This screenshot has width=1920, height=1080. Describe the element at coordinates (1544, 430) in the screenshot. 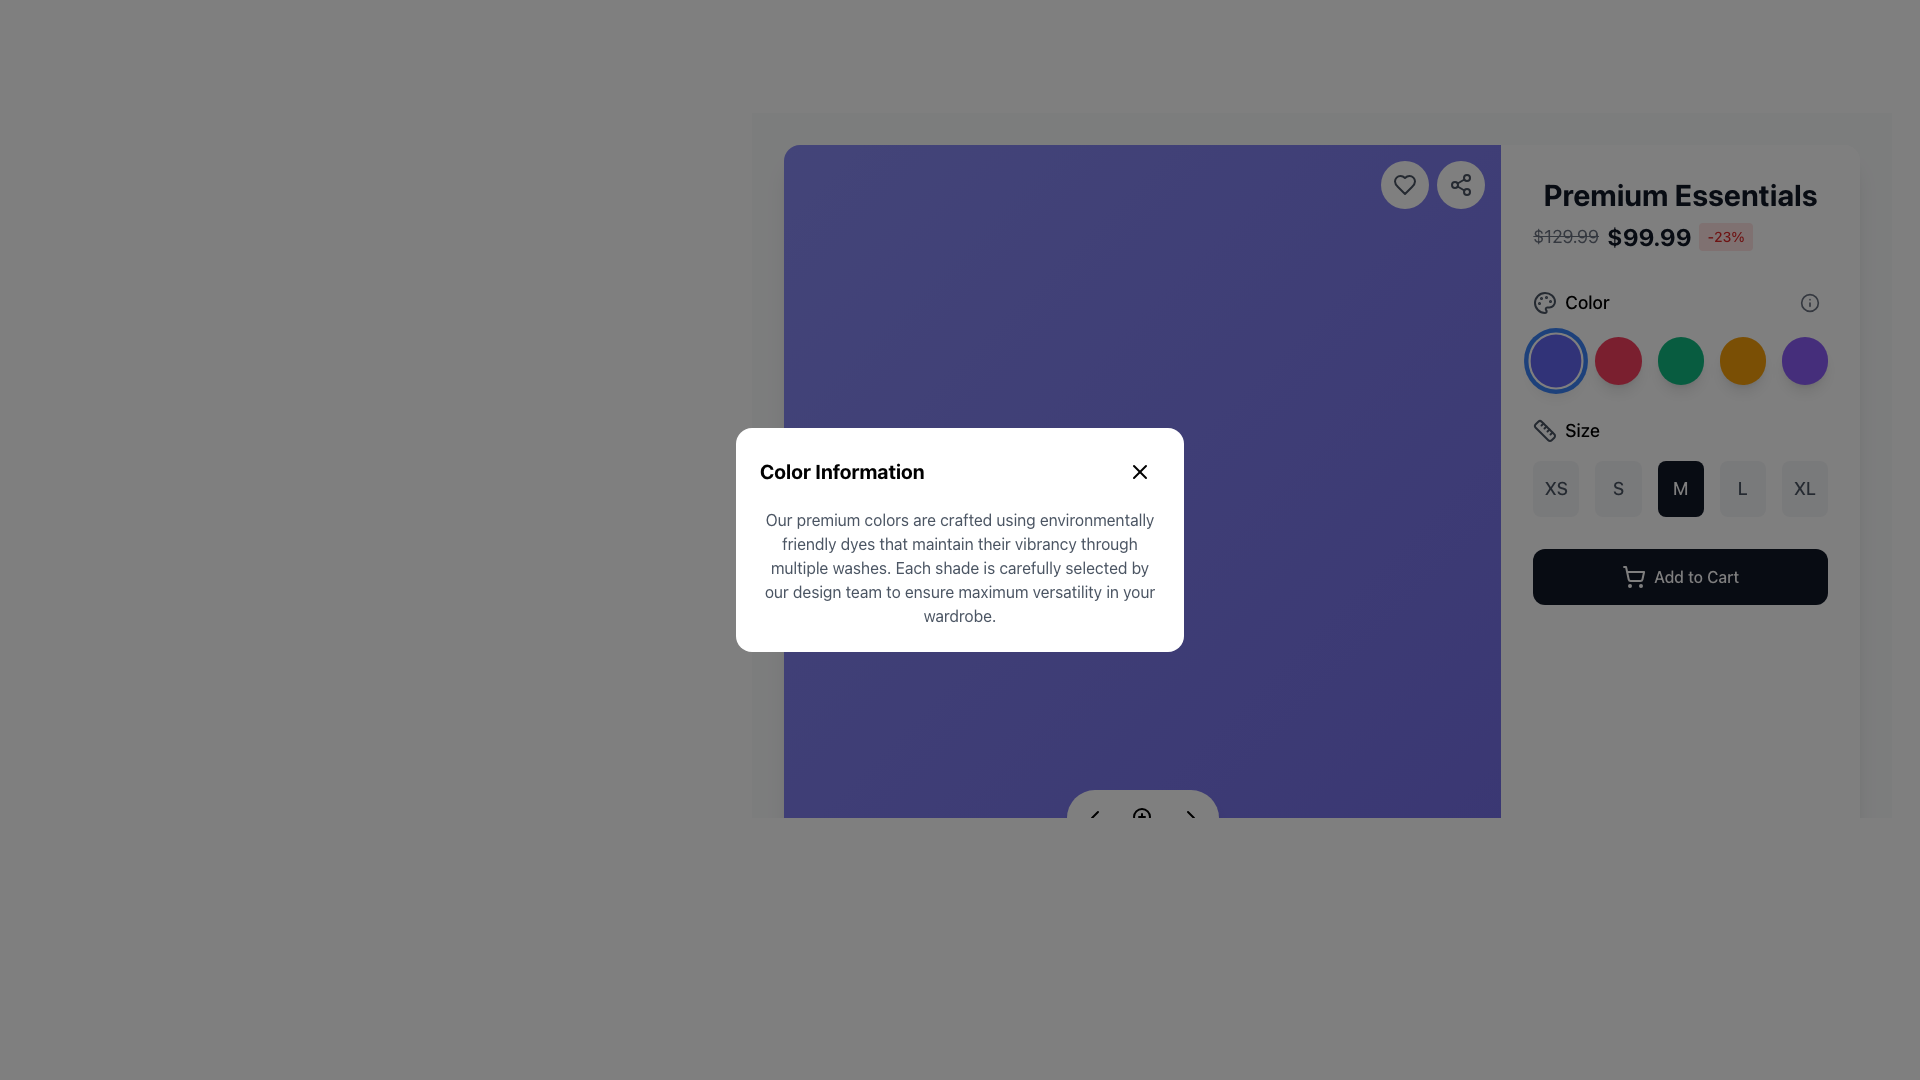

I see `the design of the gray ruler icon located next to the 'Size' label in the product attributes section` at that location.